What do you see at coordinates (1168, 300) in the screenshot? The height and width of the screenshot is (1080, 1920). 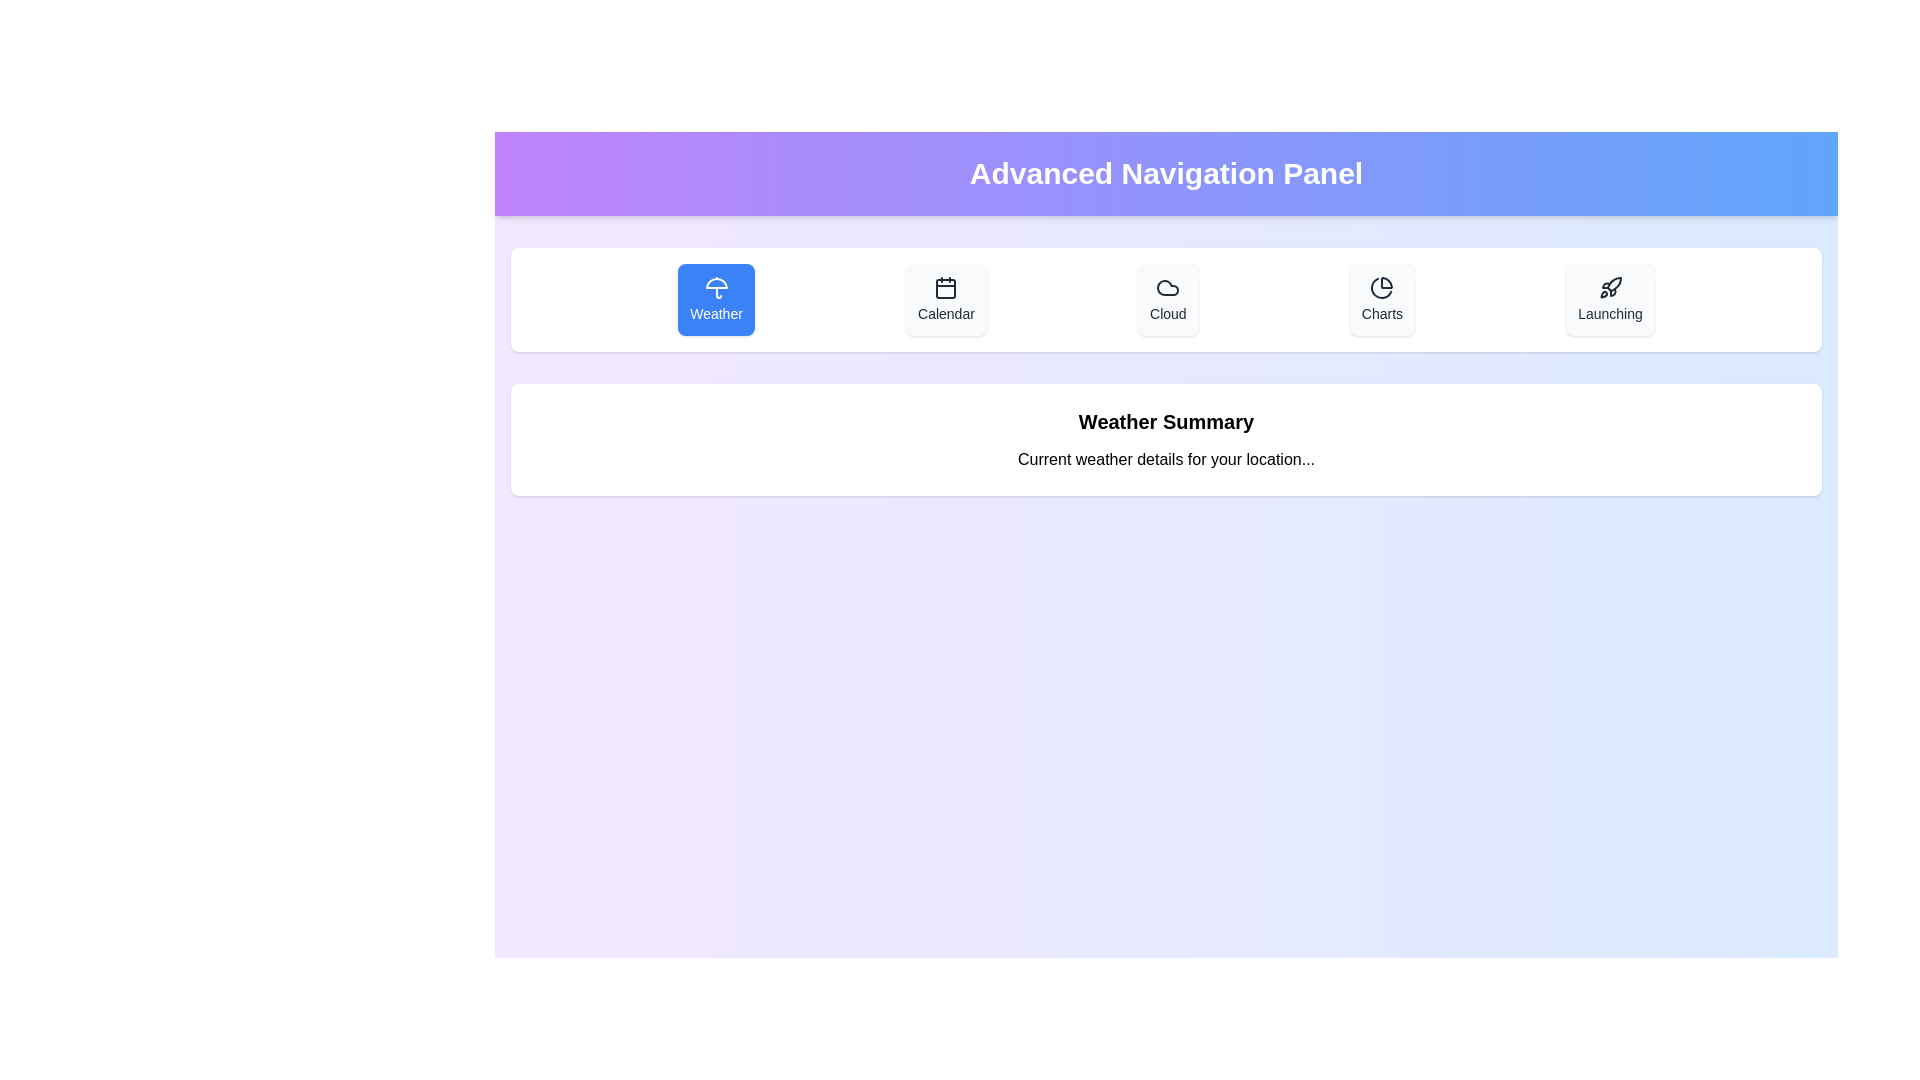 I see `the button-like card with icon and label` at bounding box center [1168, 300].